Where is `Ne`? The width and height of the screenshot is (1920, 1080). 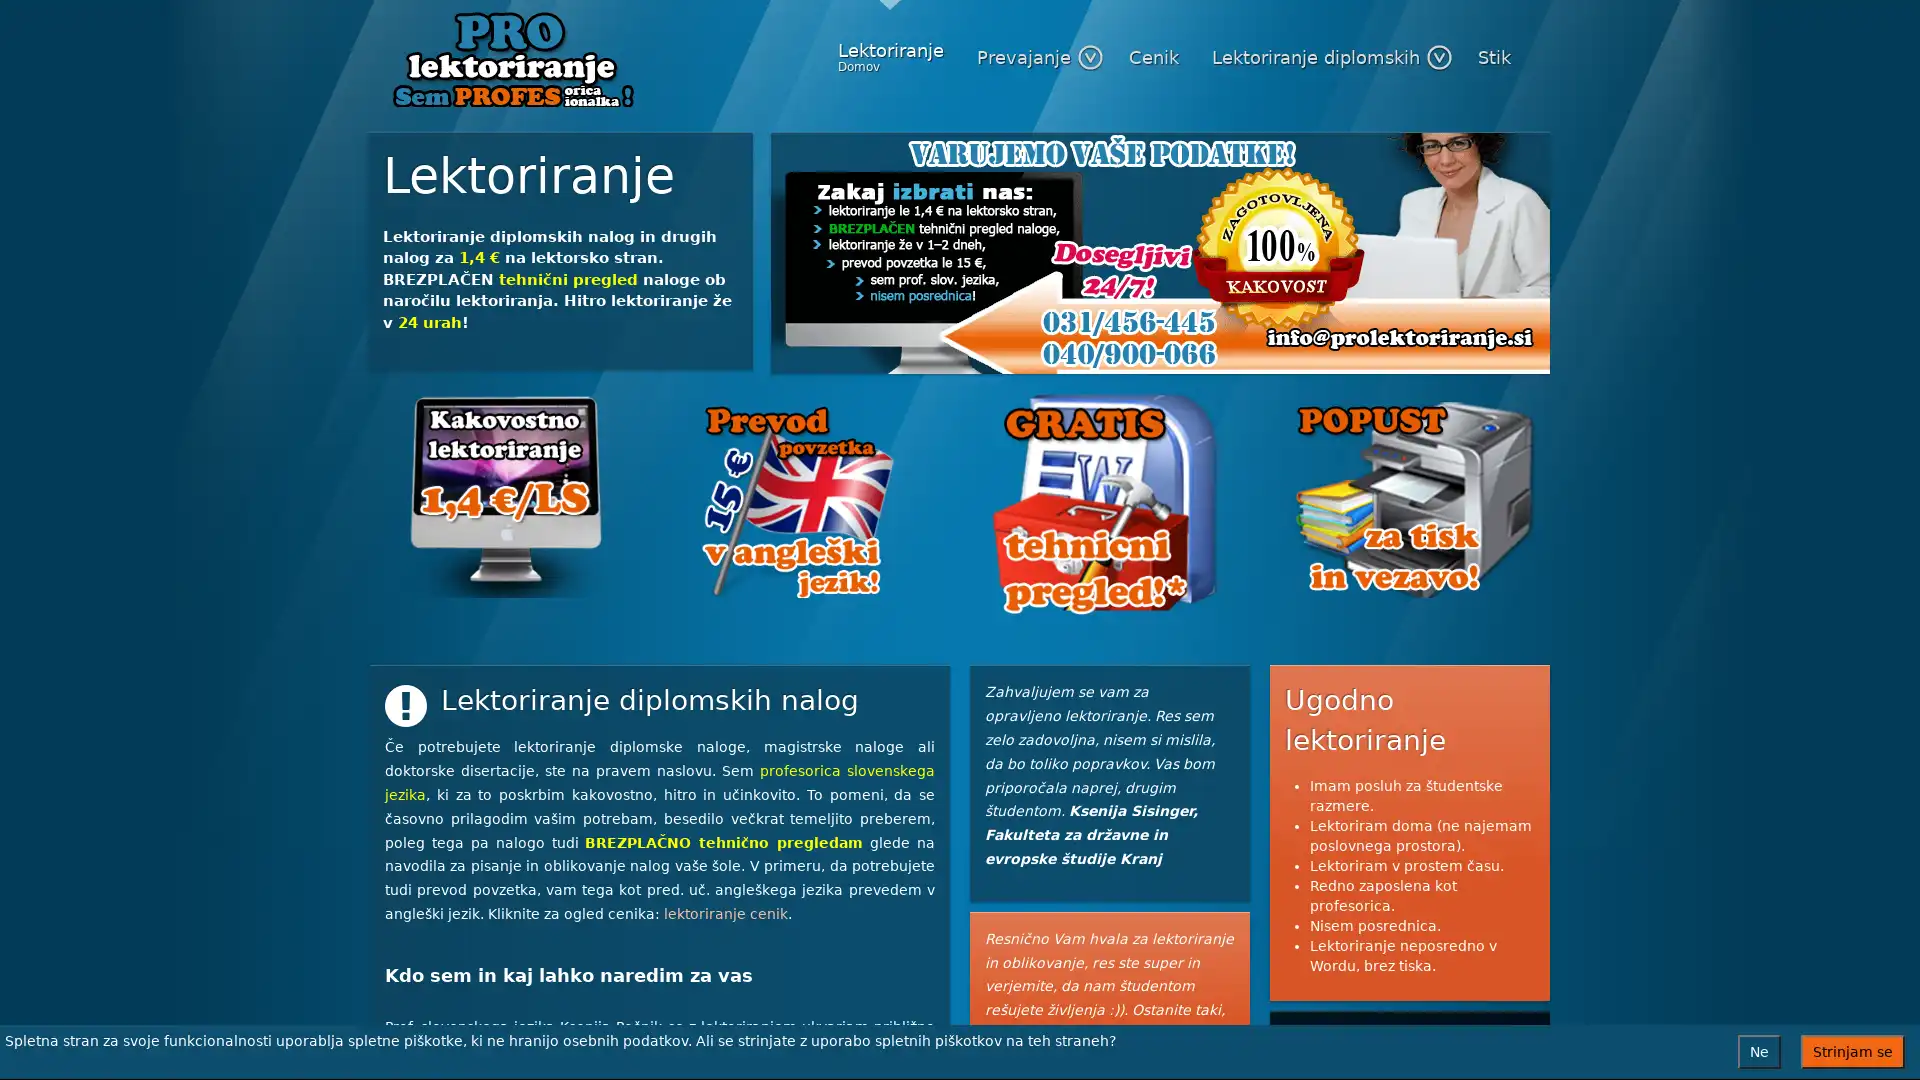 Ne is located at coordinates (1758, 1051).